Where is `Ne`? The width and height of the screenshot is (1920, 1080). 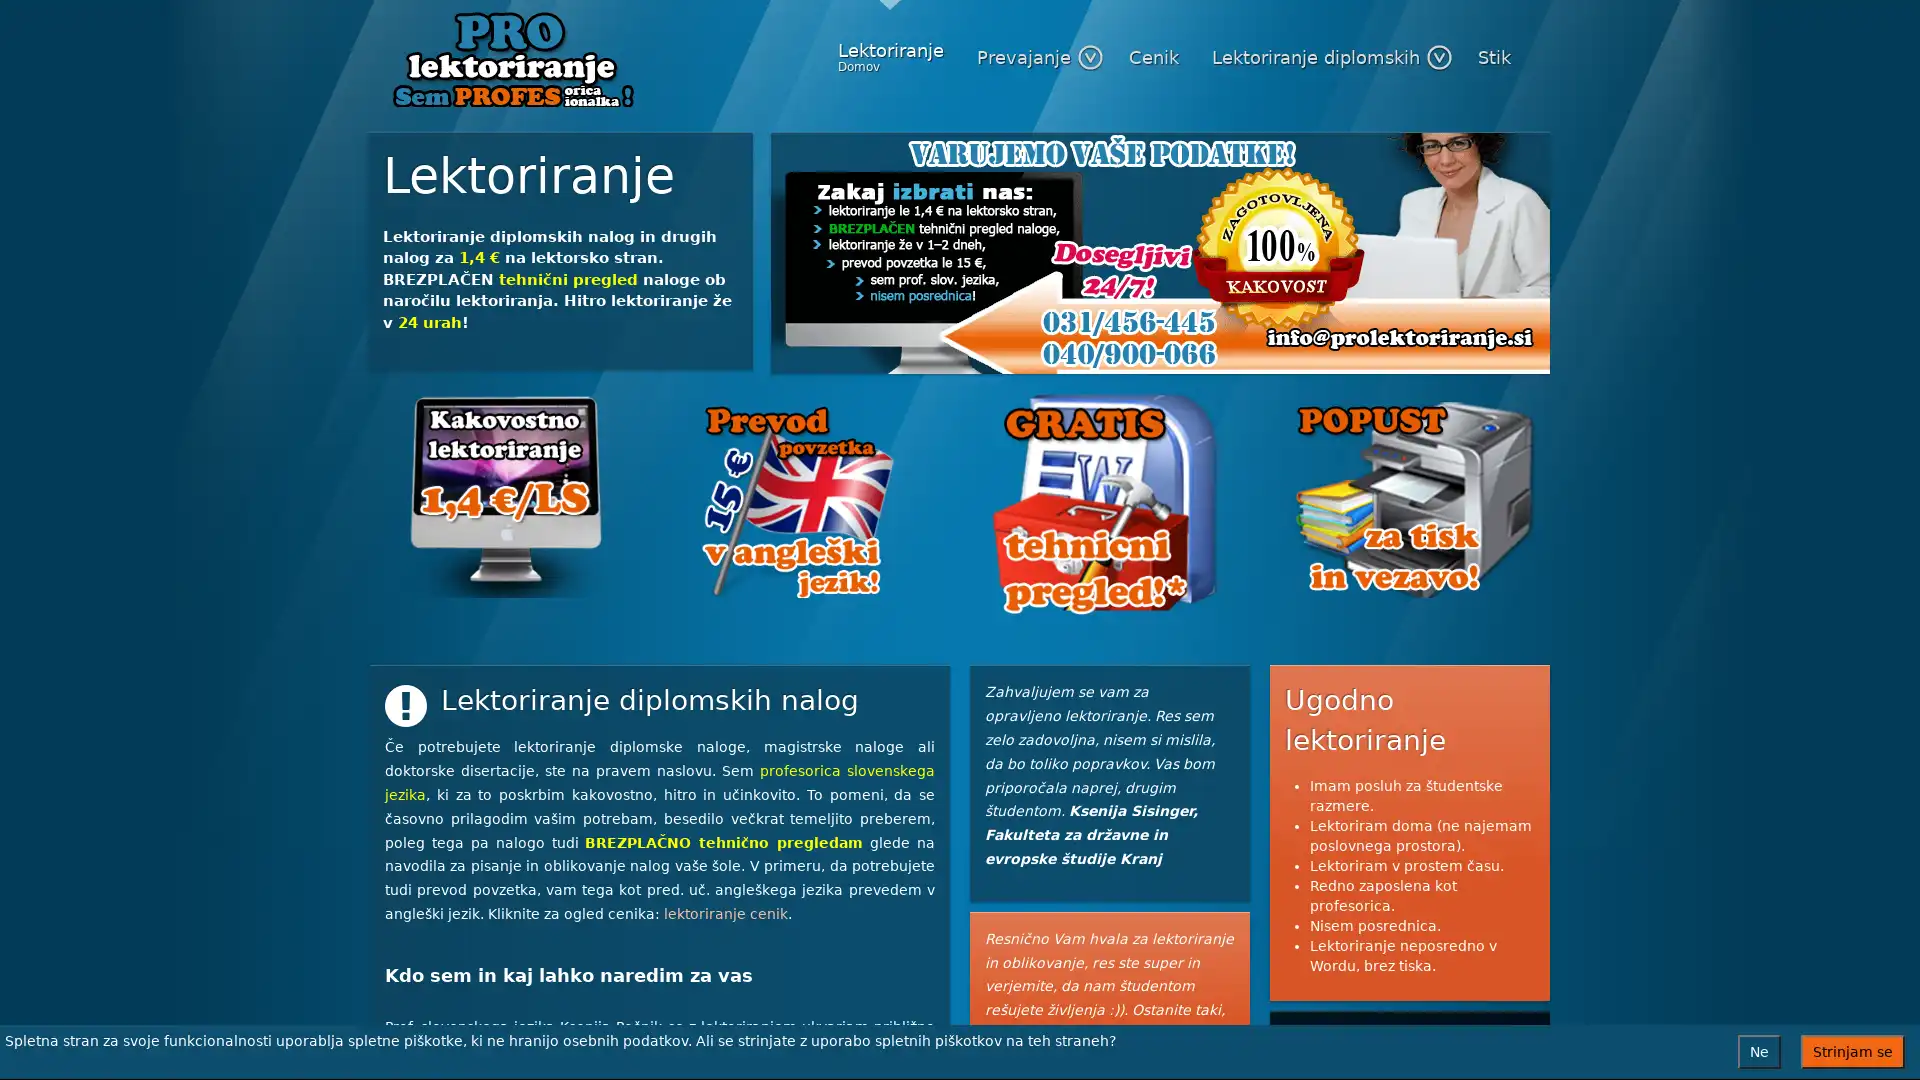 Ne is located at coordinates (1758, 1051).